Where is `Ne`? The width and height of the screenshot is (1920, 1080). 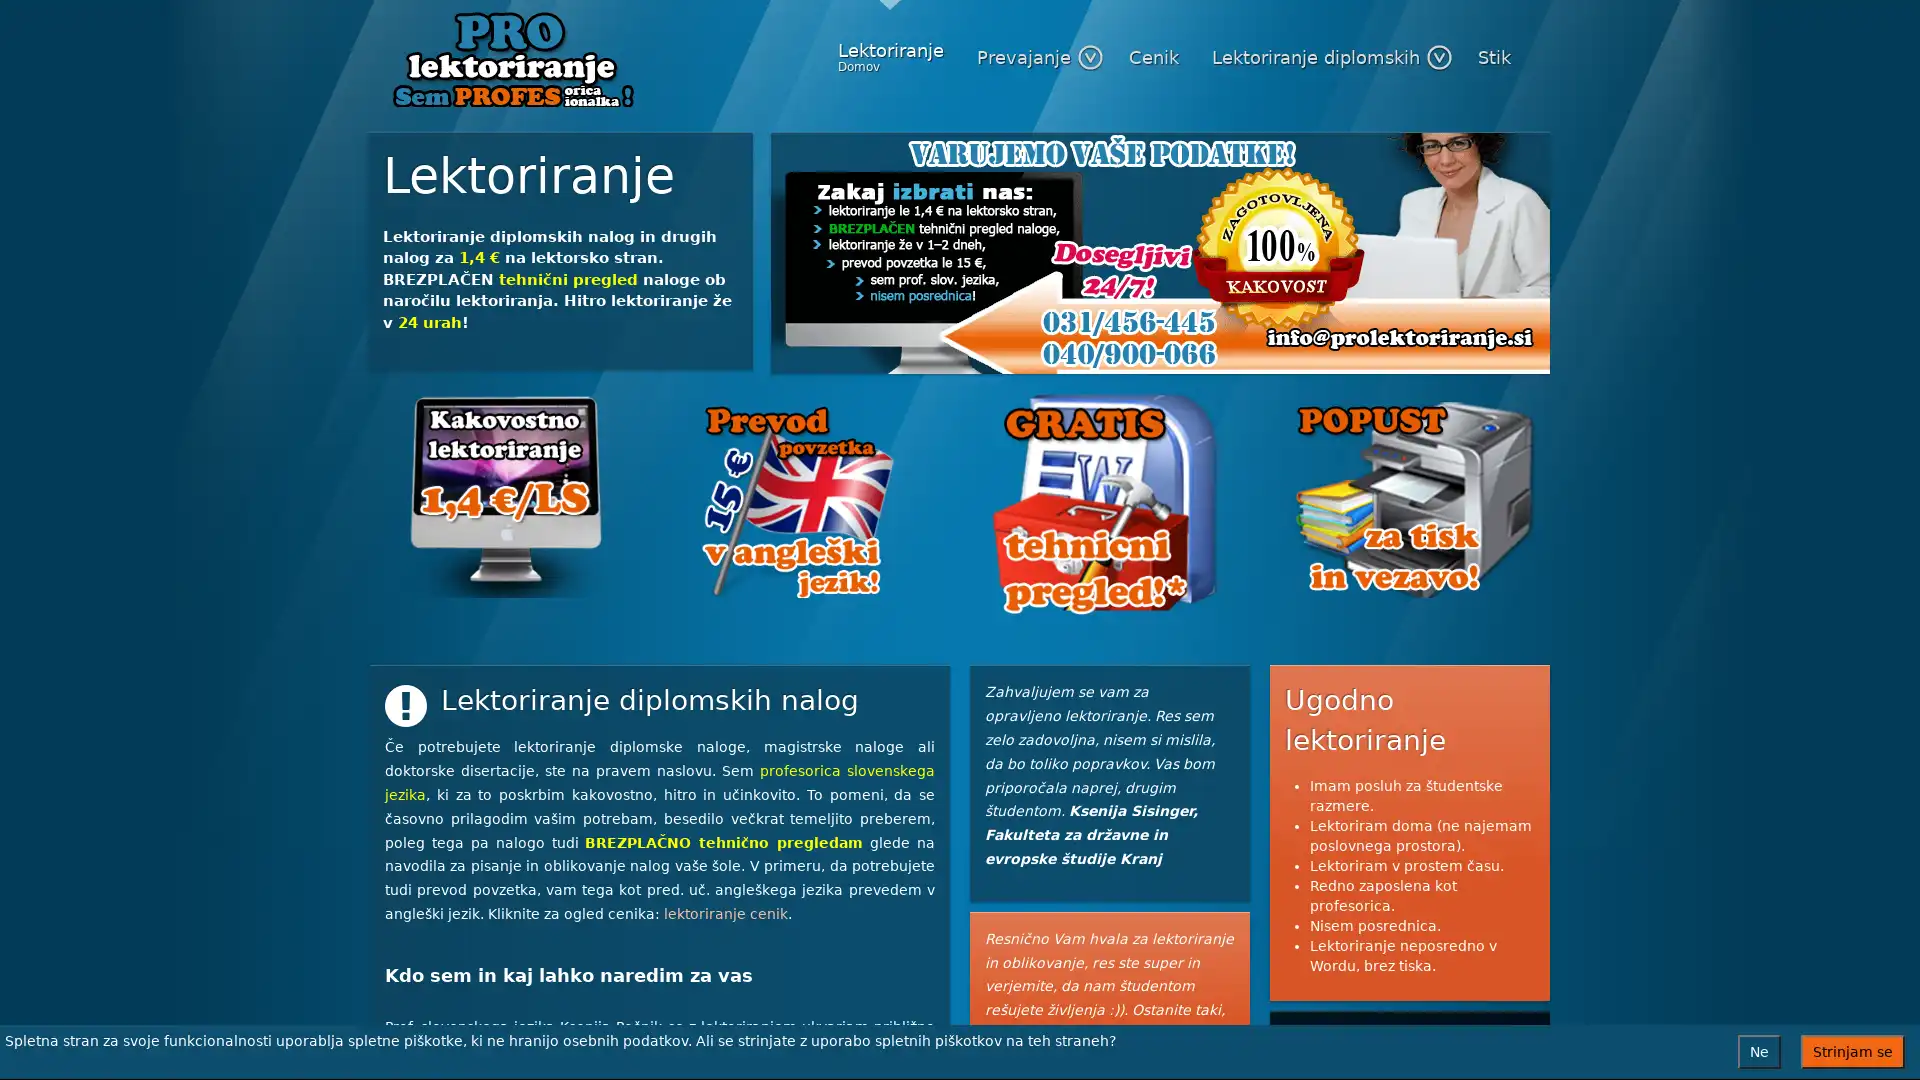 Ne is located at coordinates (1758, 1051).